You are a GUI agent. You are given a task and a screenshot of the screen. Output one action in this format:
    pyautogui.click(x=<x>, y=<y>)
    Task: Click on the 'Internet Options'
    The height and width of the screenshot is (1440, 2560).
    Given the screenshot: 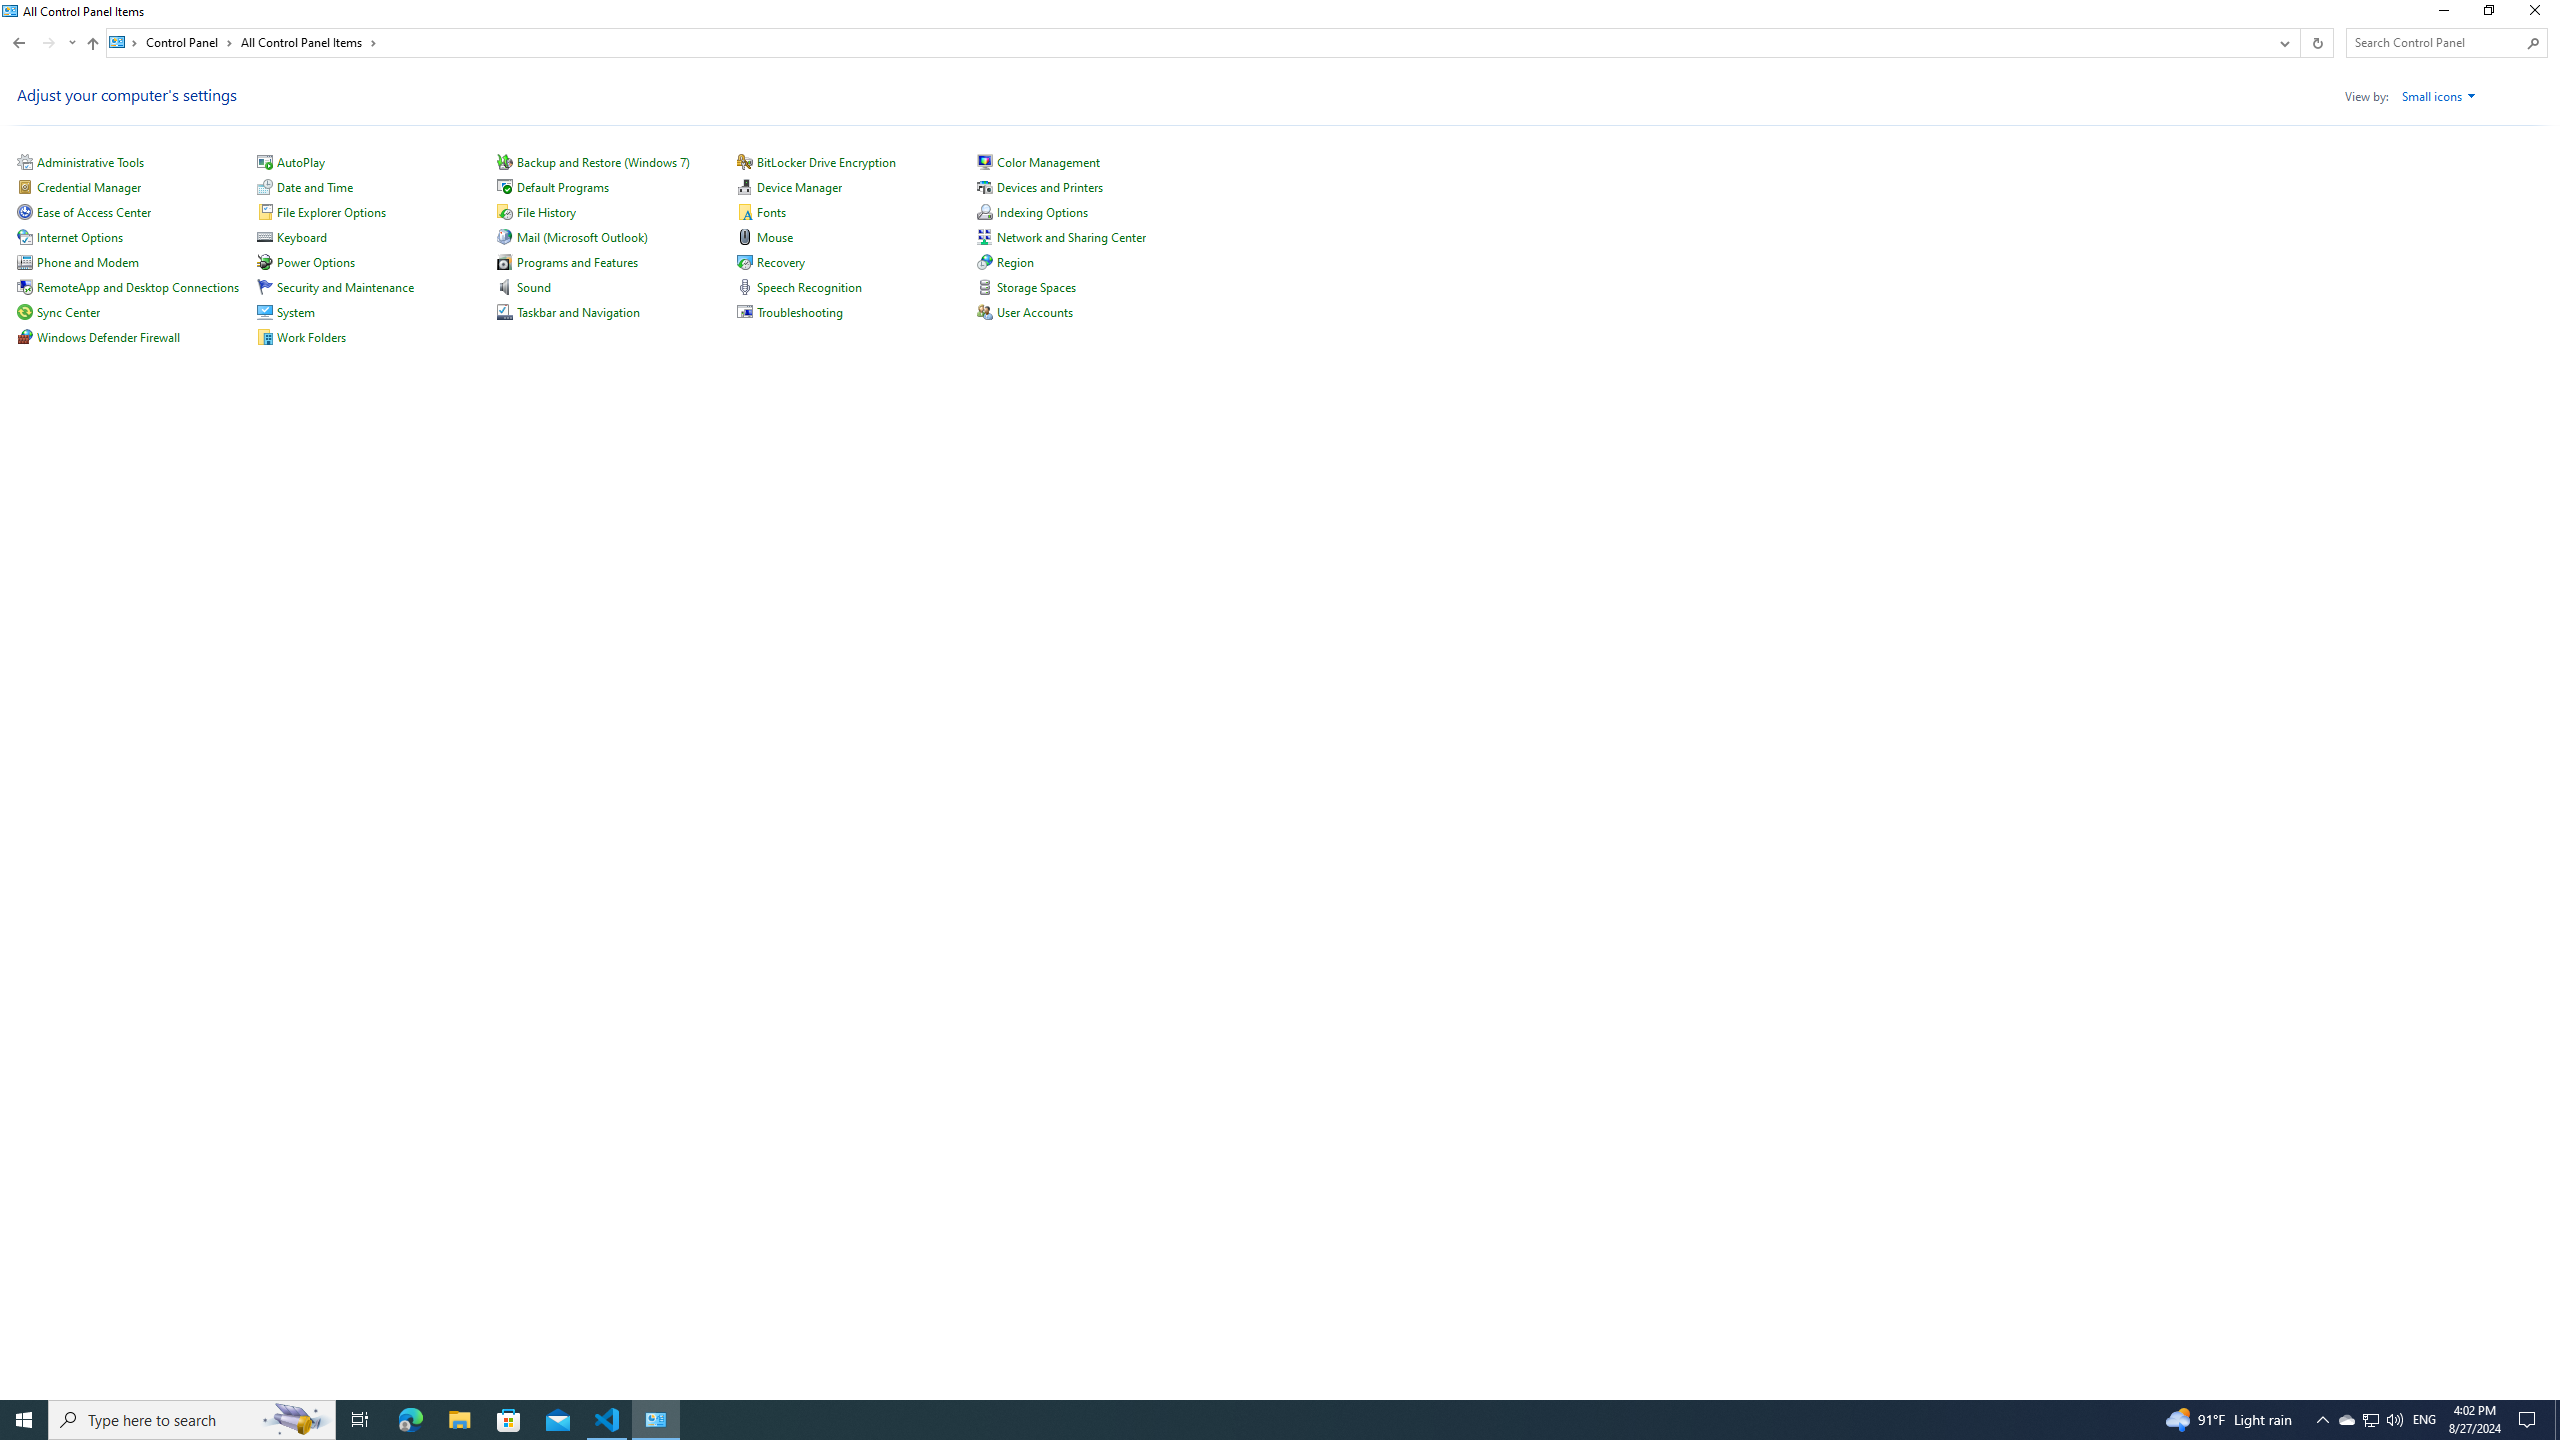 What is the action you would take?
    pyautogui.click(x=80, y=237)
    